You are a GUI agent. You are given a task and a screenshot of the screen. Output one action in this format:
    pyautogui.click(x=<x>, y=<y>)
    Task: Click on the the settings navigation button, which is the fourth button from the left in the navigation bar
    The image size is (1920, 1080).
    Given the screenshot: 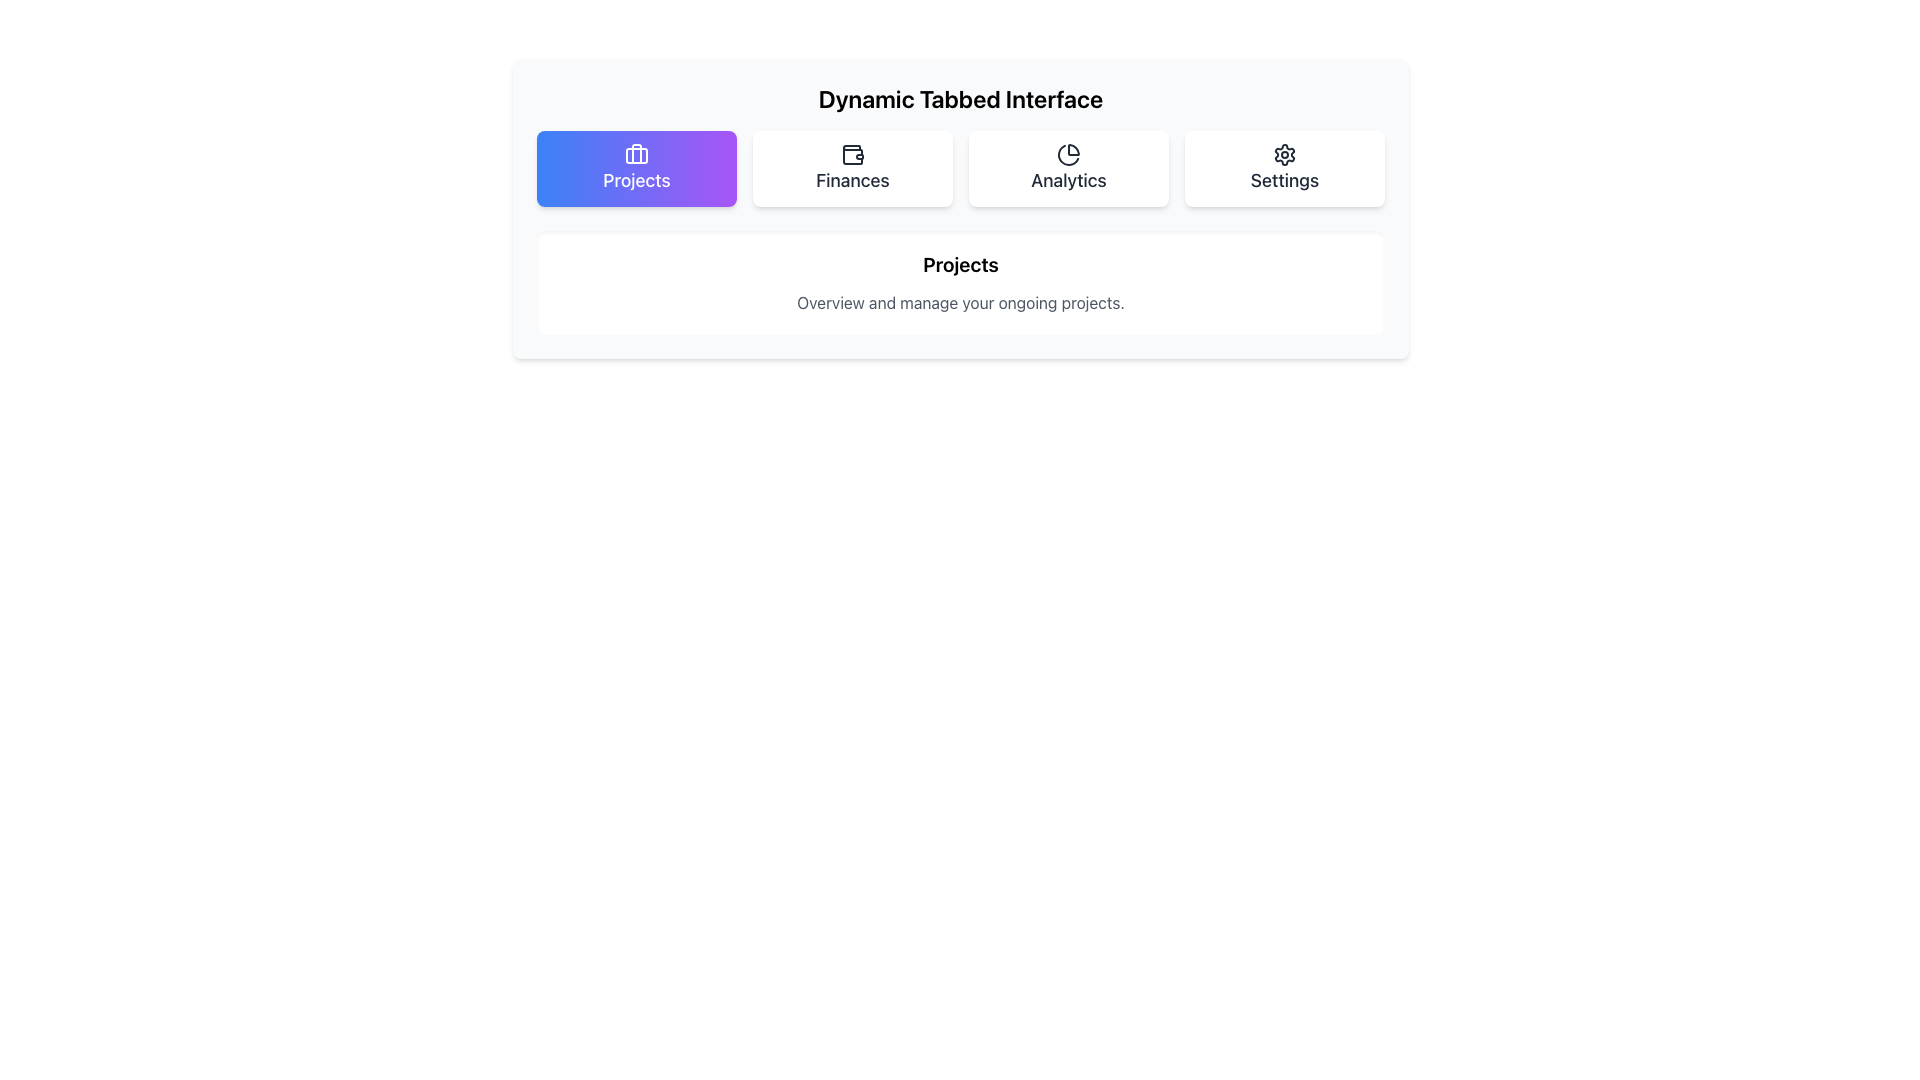 What is the action you would take?
    pyautogui.click(x=1285, y=168)
    